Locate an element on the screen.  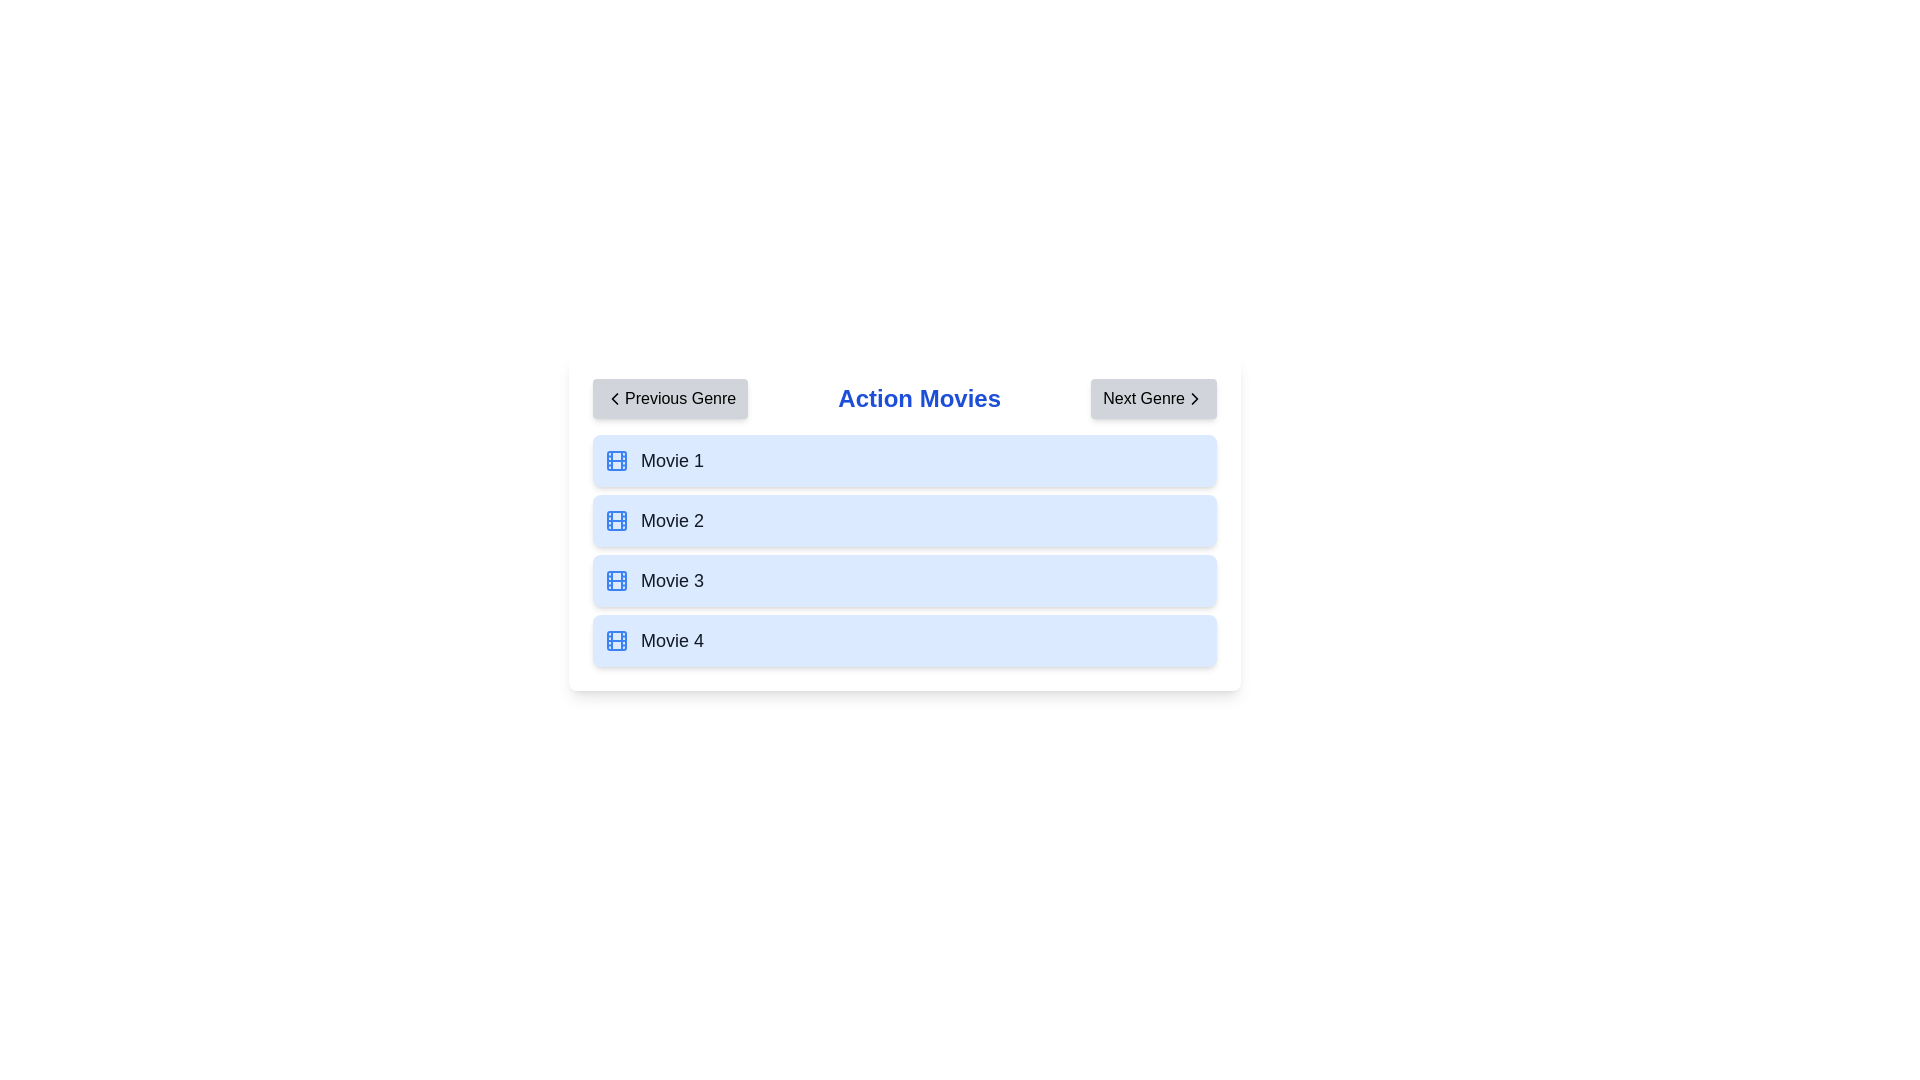
the list item representing the movie titled 'Movie 3' is located at coordinates (904, 581).